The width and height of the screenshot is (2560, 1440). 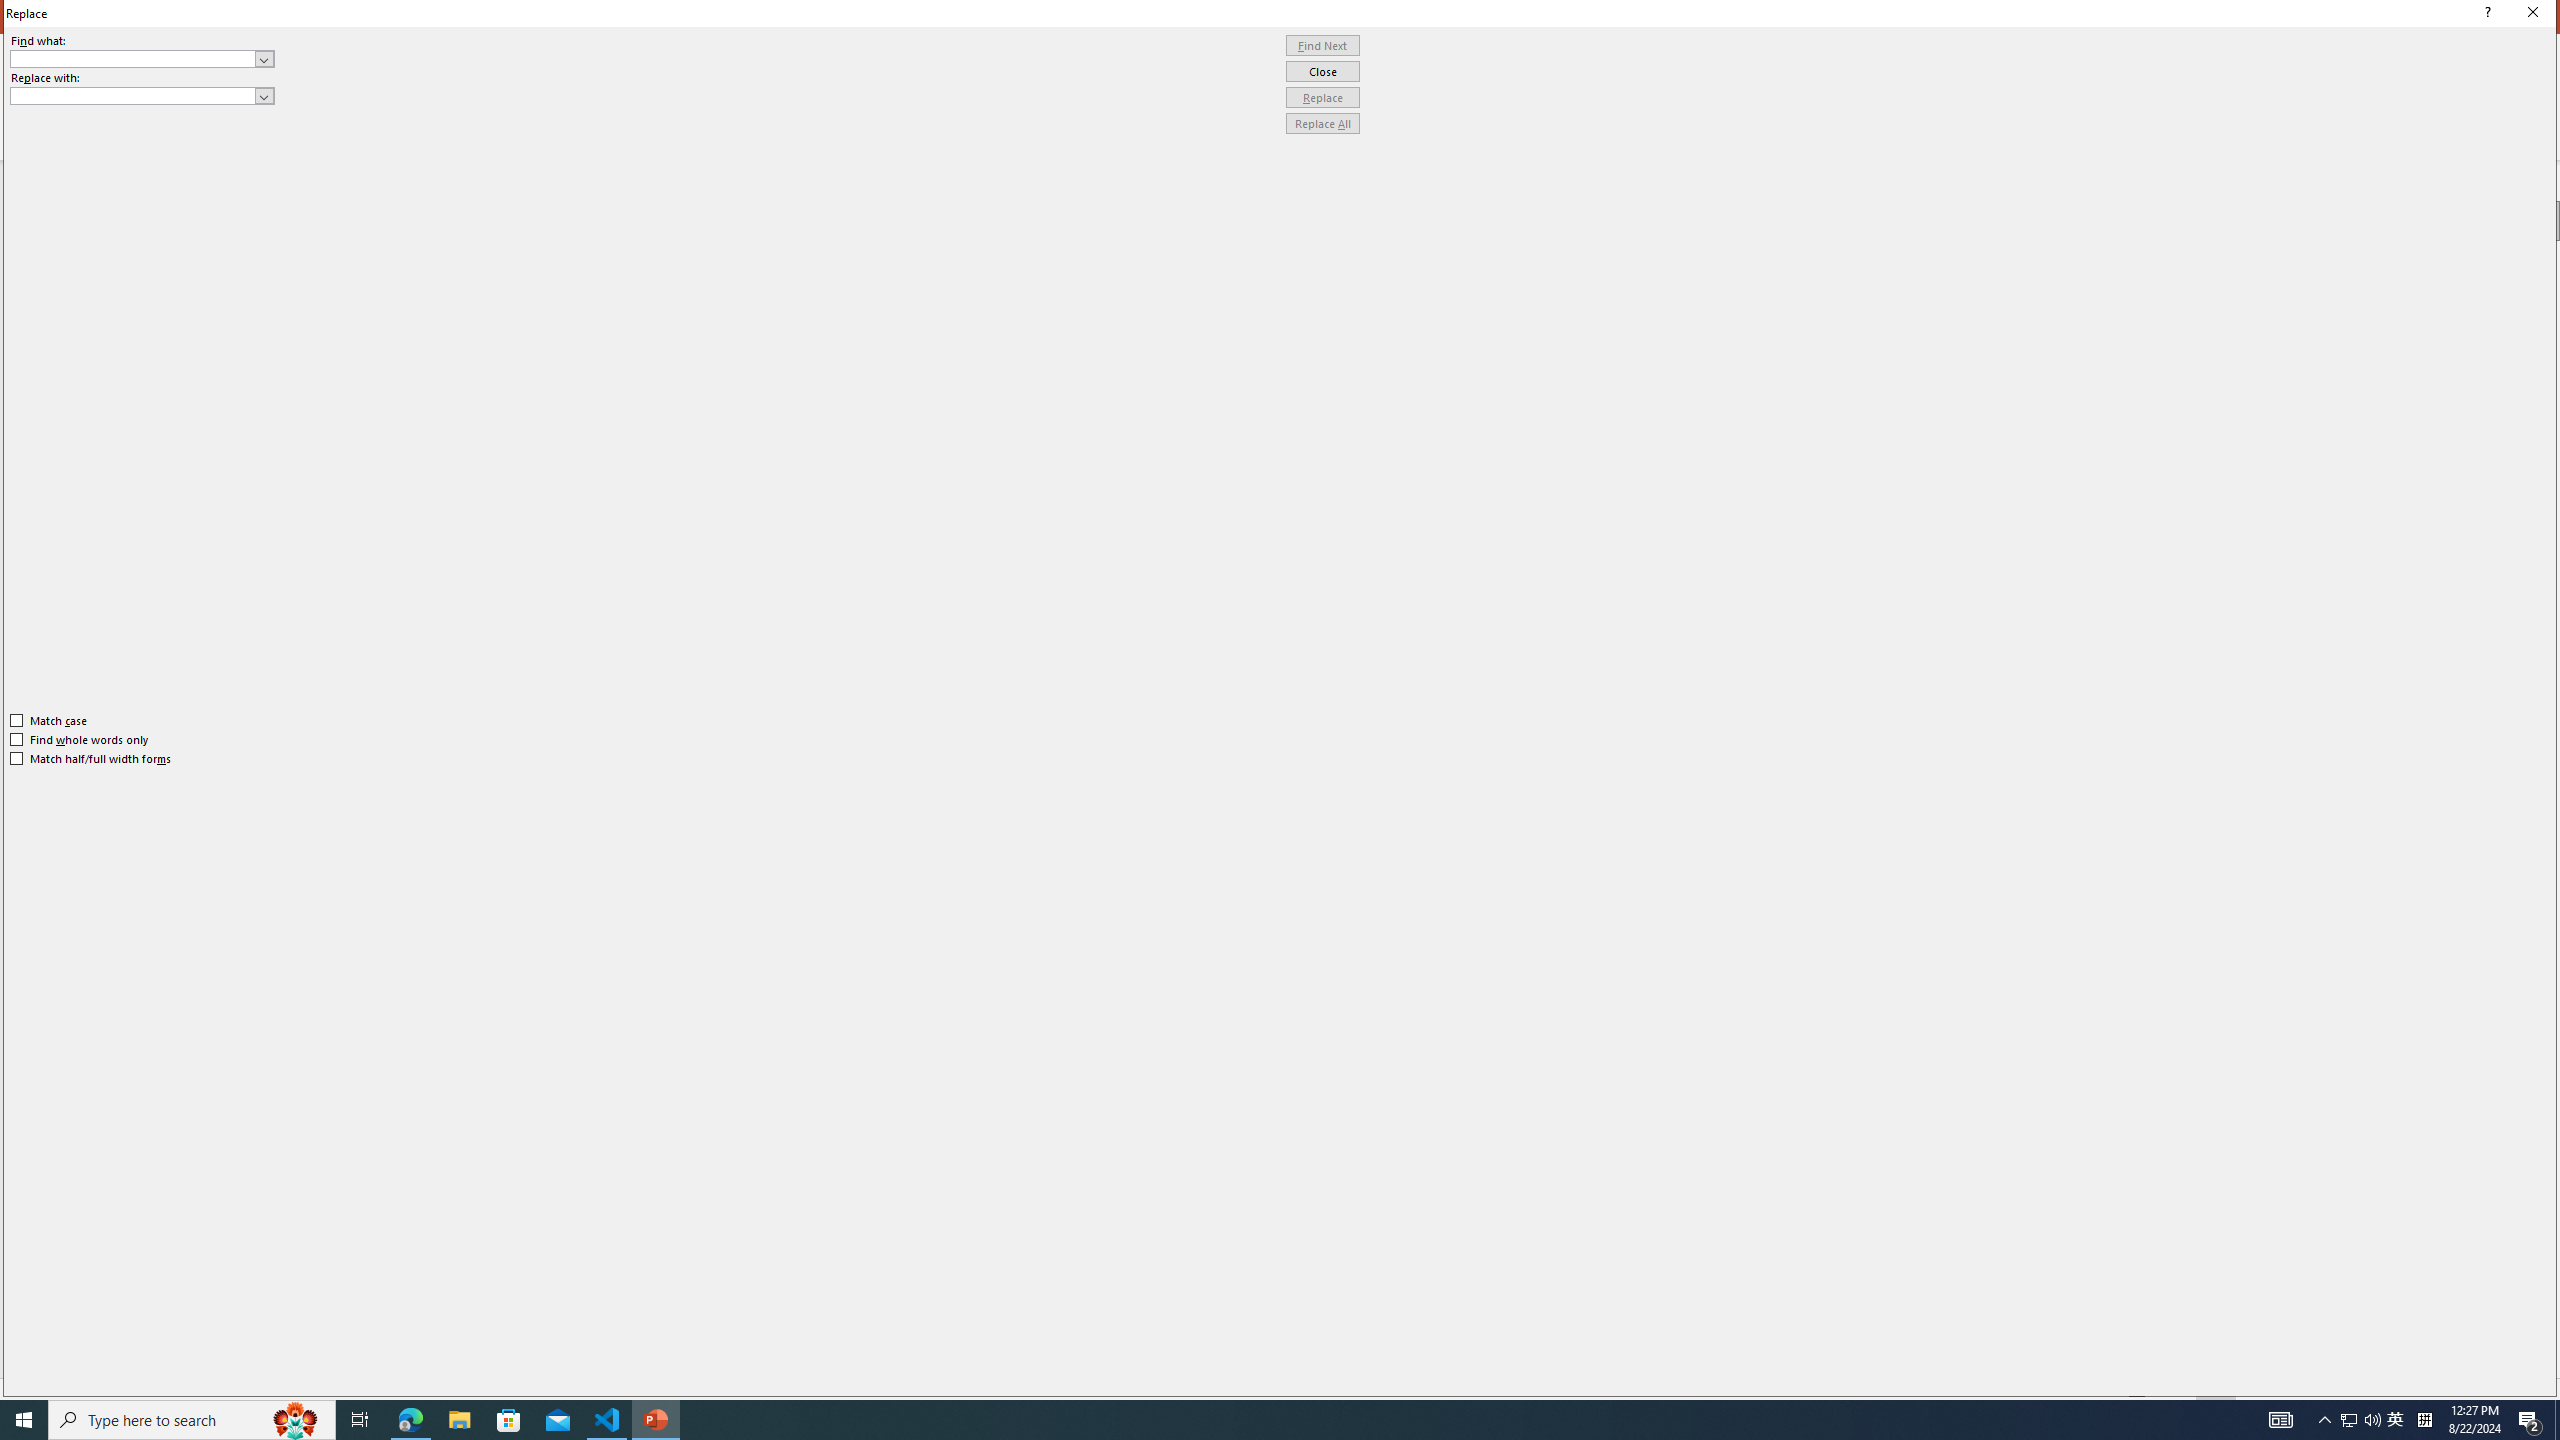 What do you see at coordinates (142, 95) in the screenshot?
I see `'Replace with'` at bounding box center [142, 95].